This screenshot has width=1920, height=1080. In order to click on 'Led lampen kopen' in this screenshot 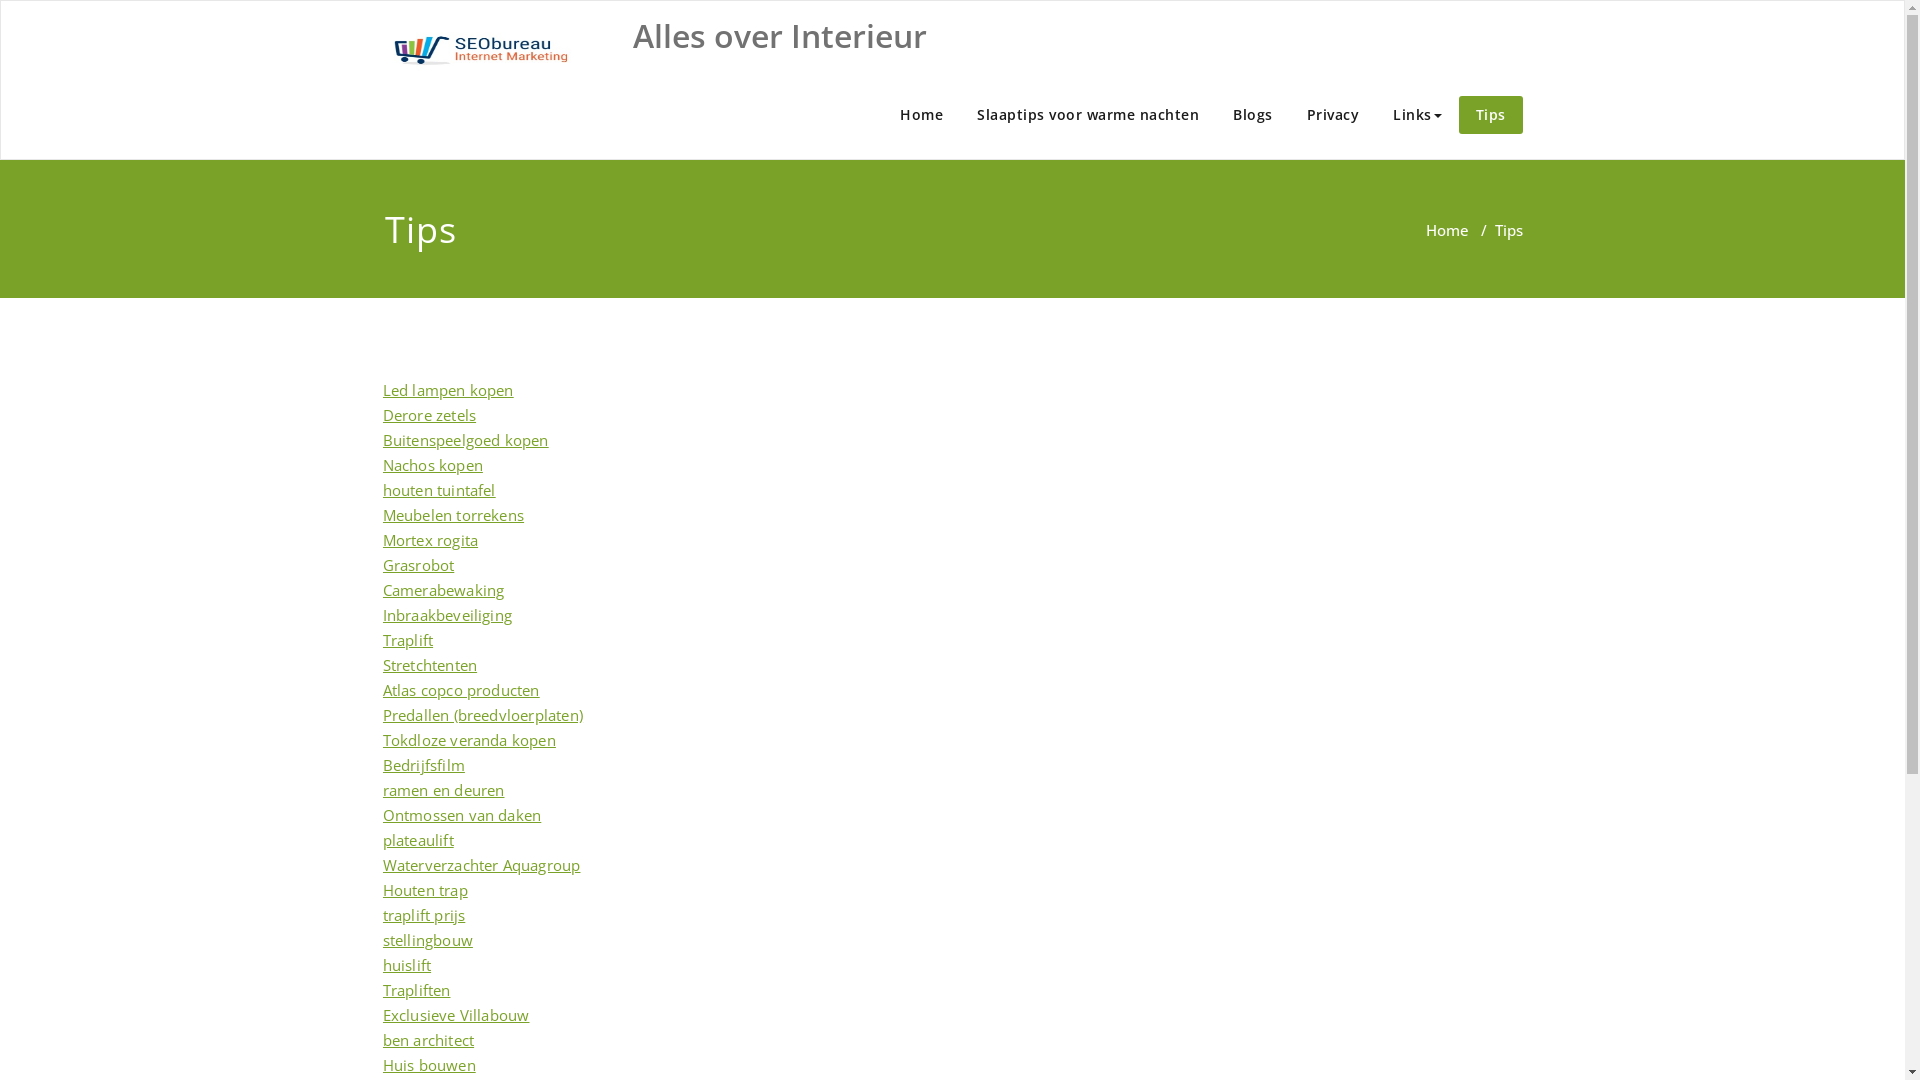, I will do `click(446, 389)`.